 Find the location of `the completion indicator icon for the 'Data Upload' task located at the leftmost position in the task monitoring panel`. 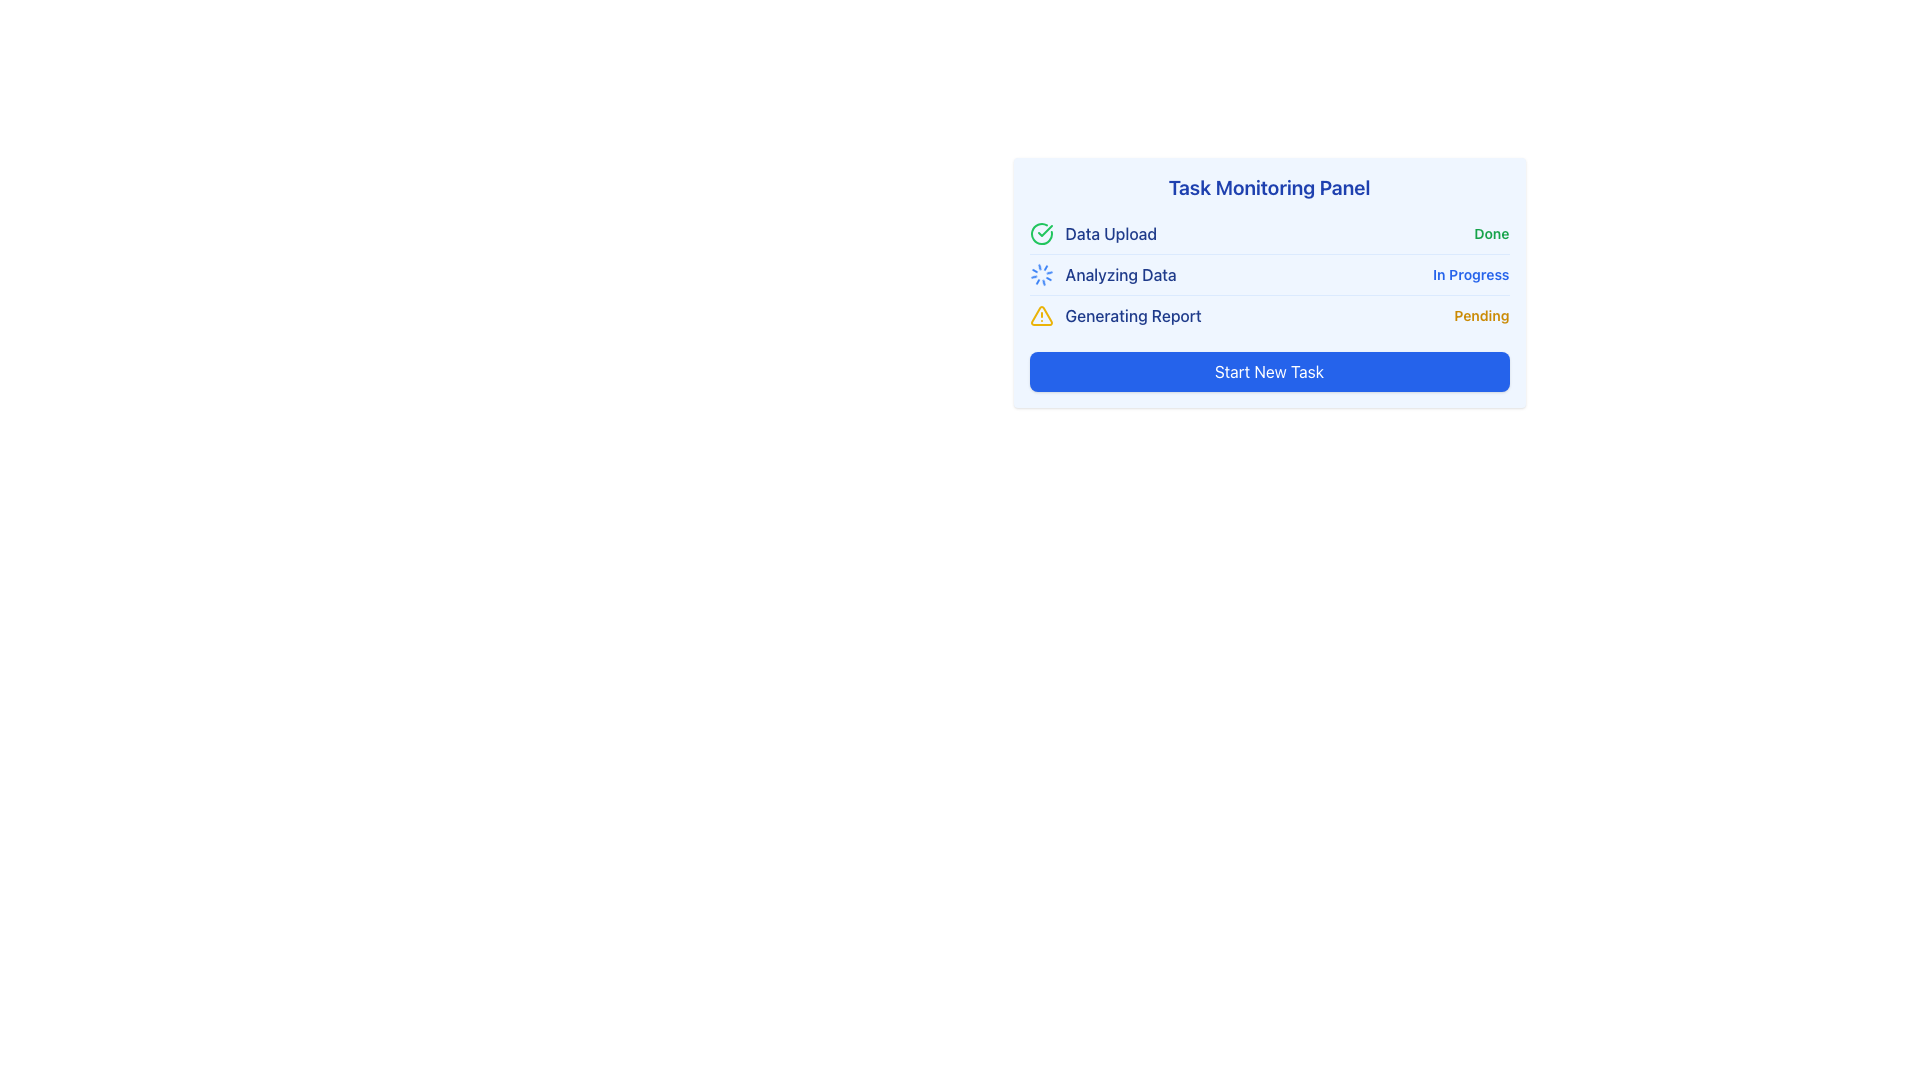

the completion indicator icon for the 'Data Upload' task located at the leftmost position in the task monitoring panel is located at coordinates (1040, 233).